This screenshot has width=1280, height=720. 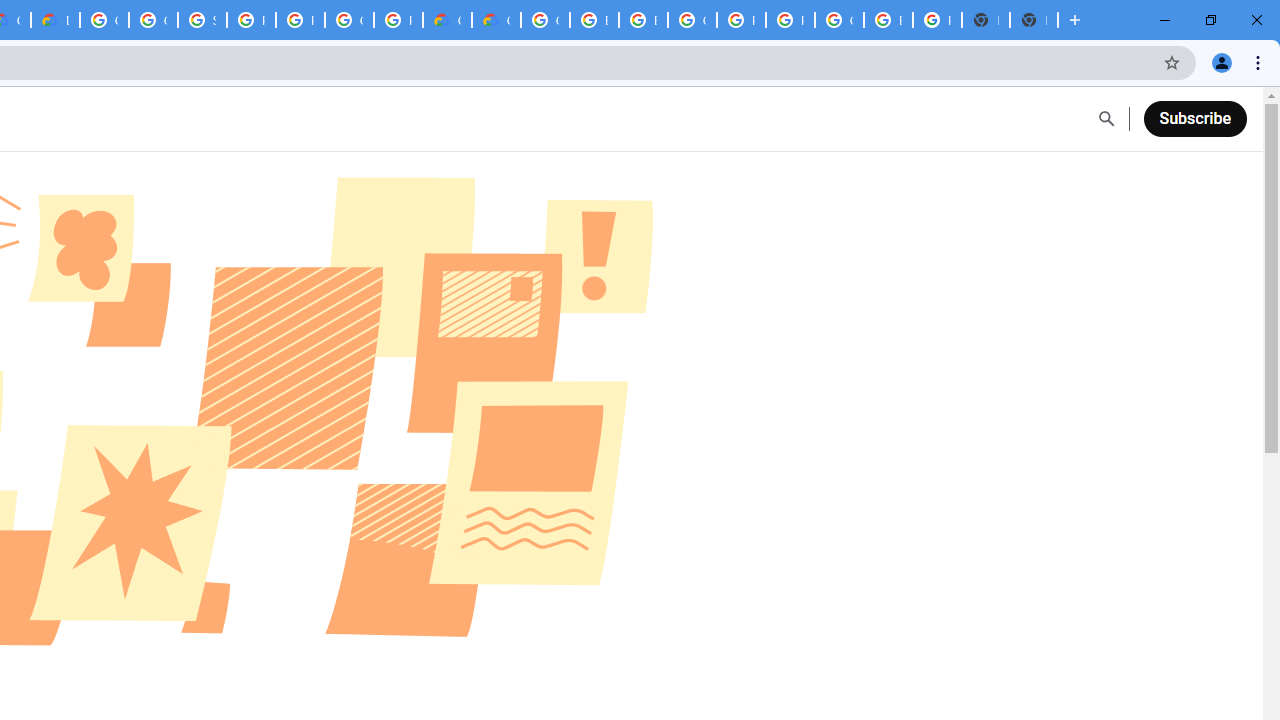 I want to click on 'Subscribe', so click(x=1194, y=118).